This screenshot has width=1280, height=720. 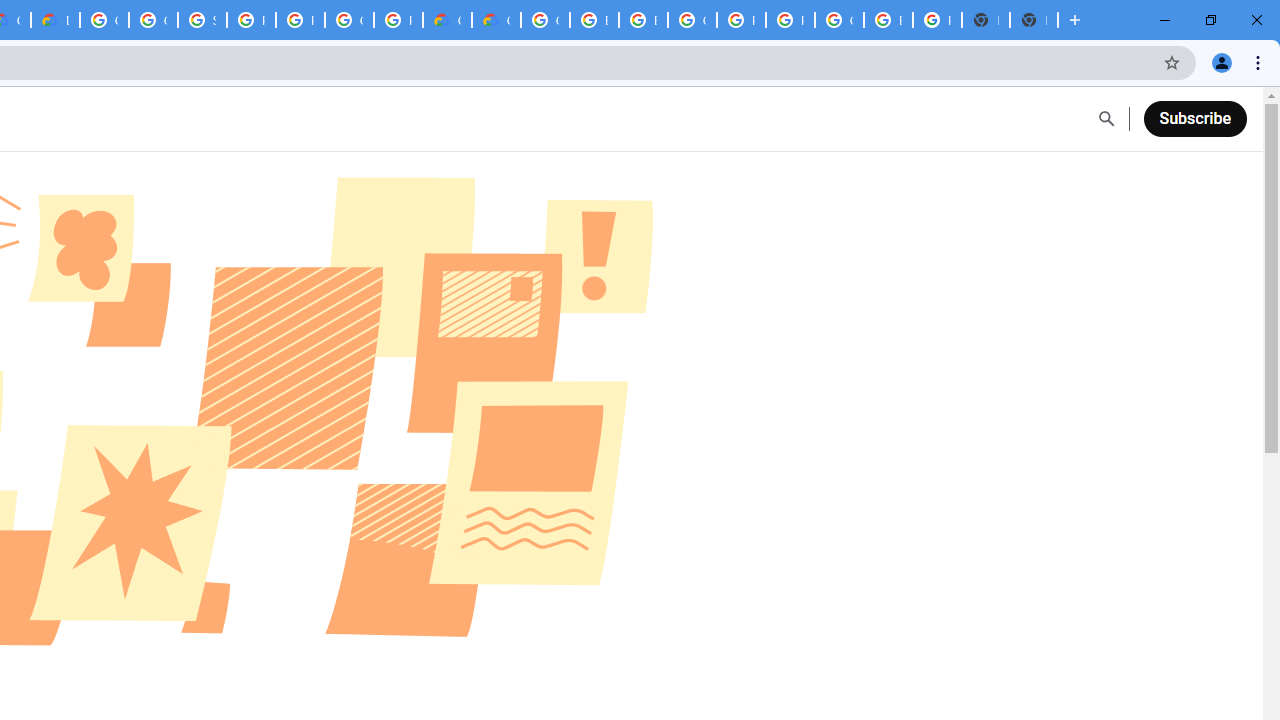 I want to click on 'Subscribe', so click(x=1194, y=118).